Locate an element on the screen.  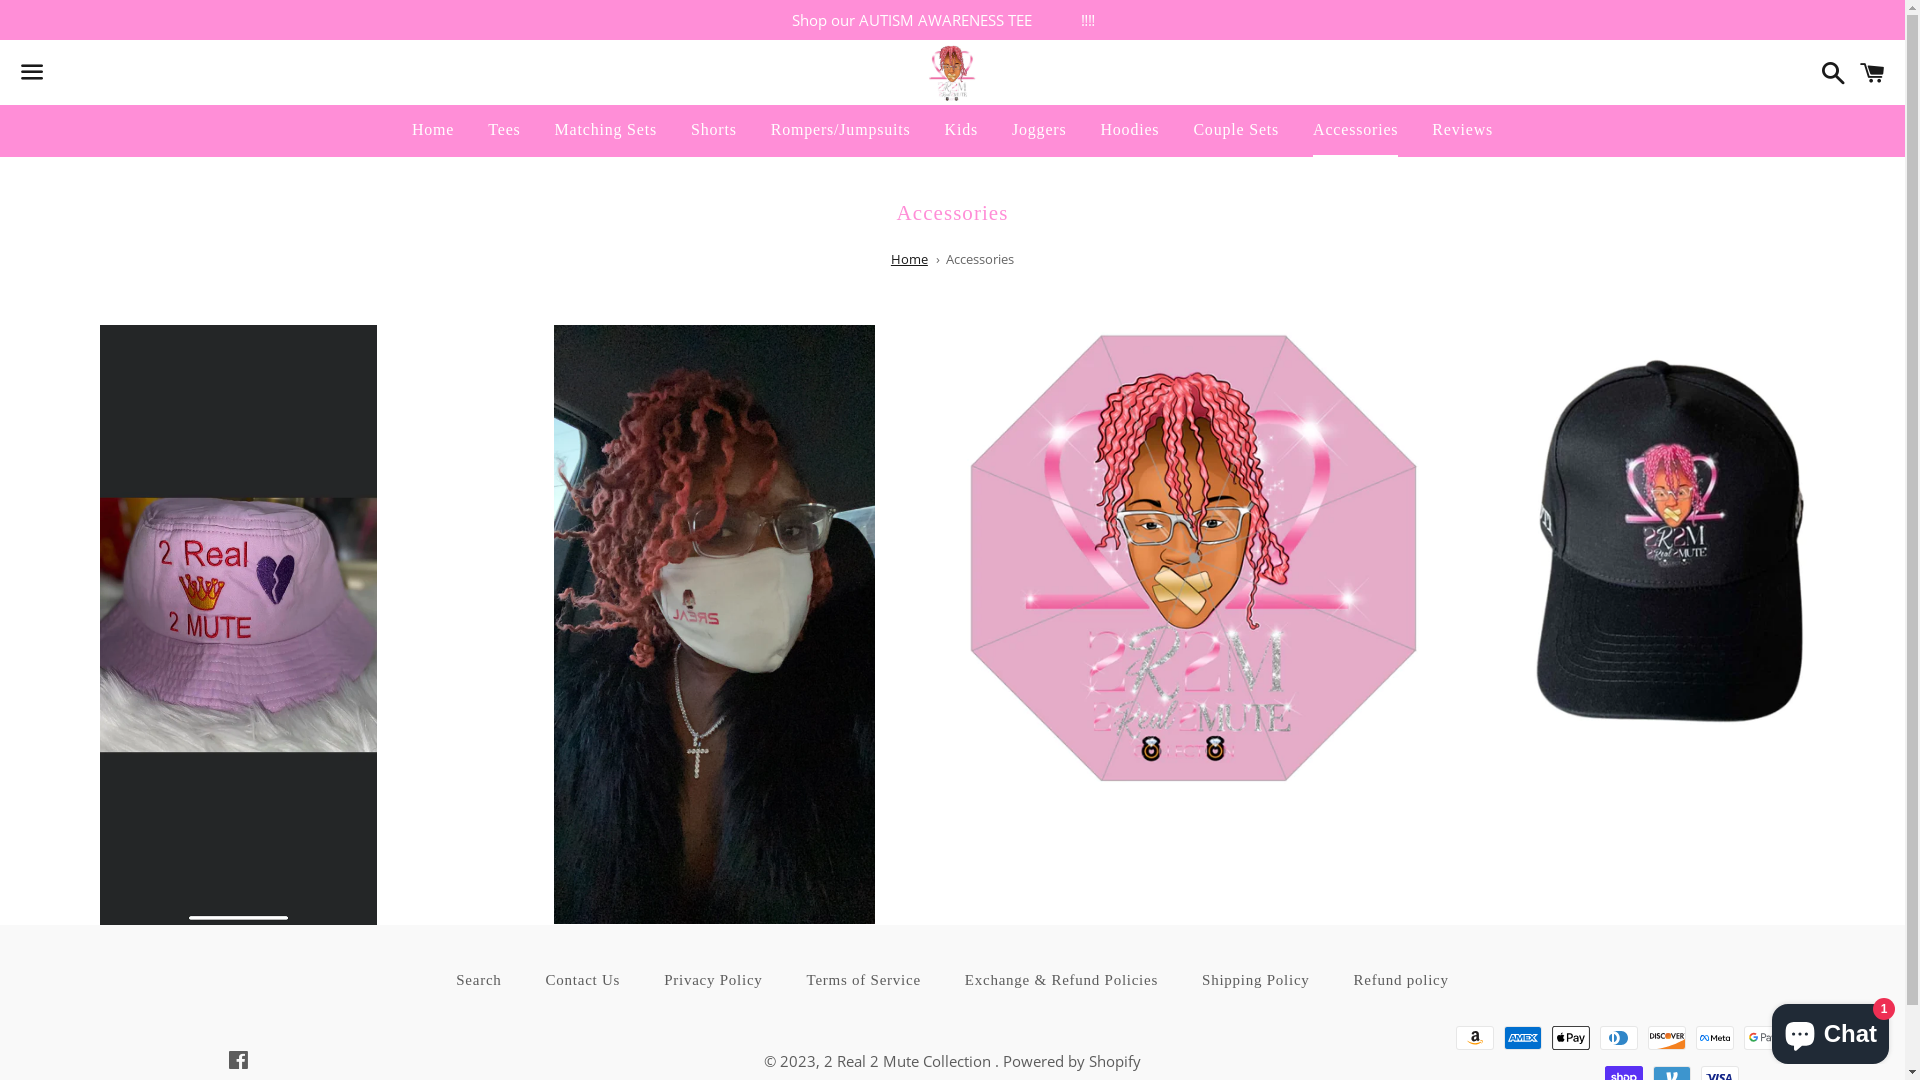
'Contact Us' is located at coordinates (582, 979).